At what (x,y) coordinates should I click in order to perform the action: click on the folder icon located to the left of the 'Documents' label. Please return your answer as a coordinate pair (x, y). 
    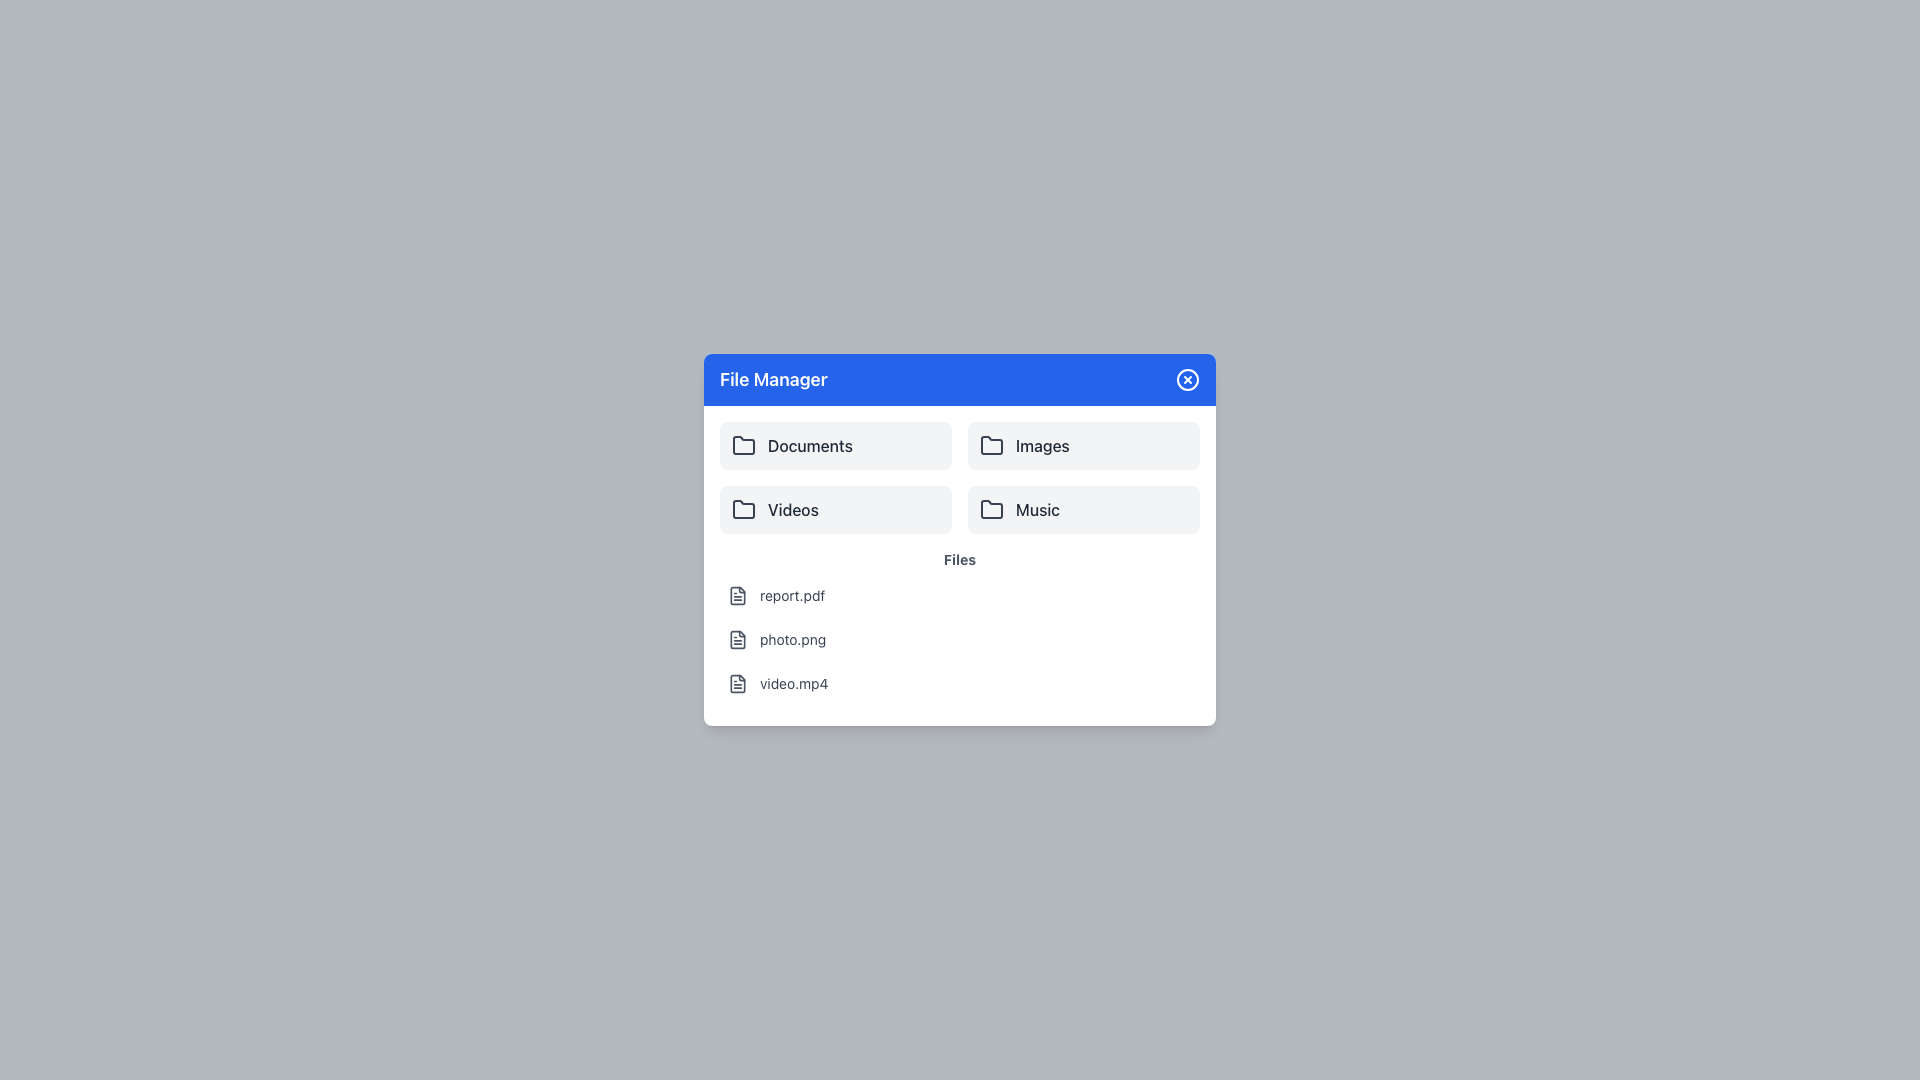
    Looking at the image, I should click on (743, 445).